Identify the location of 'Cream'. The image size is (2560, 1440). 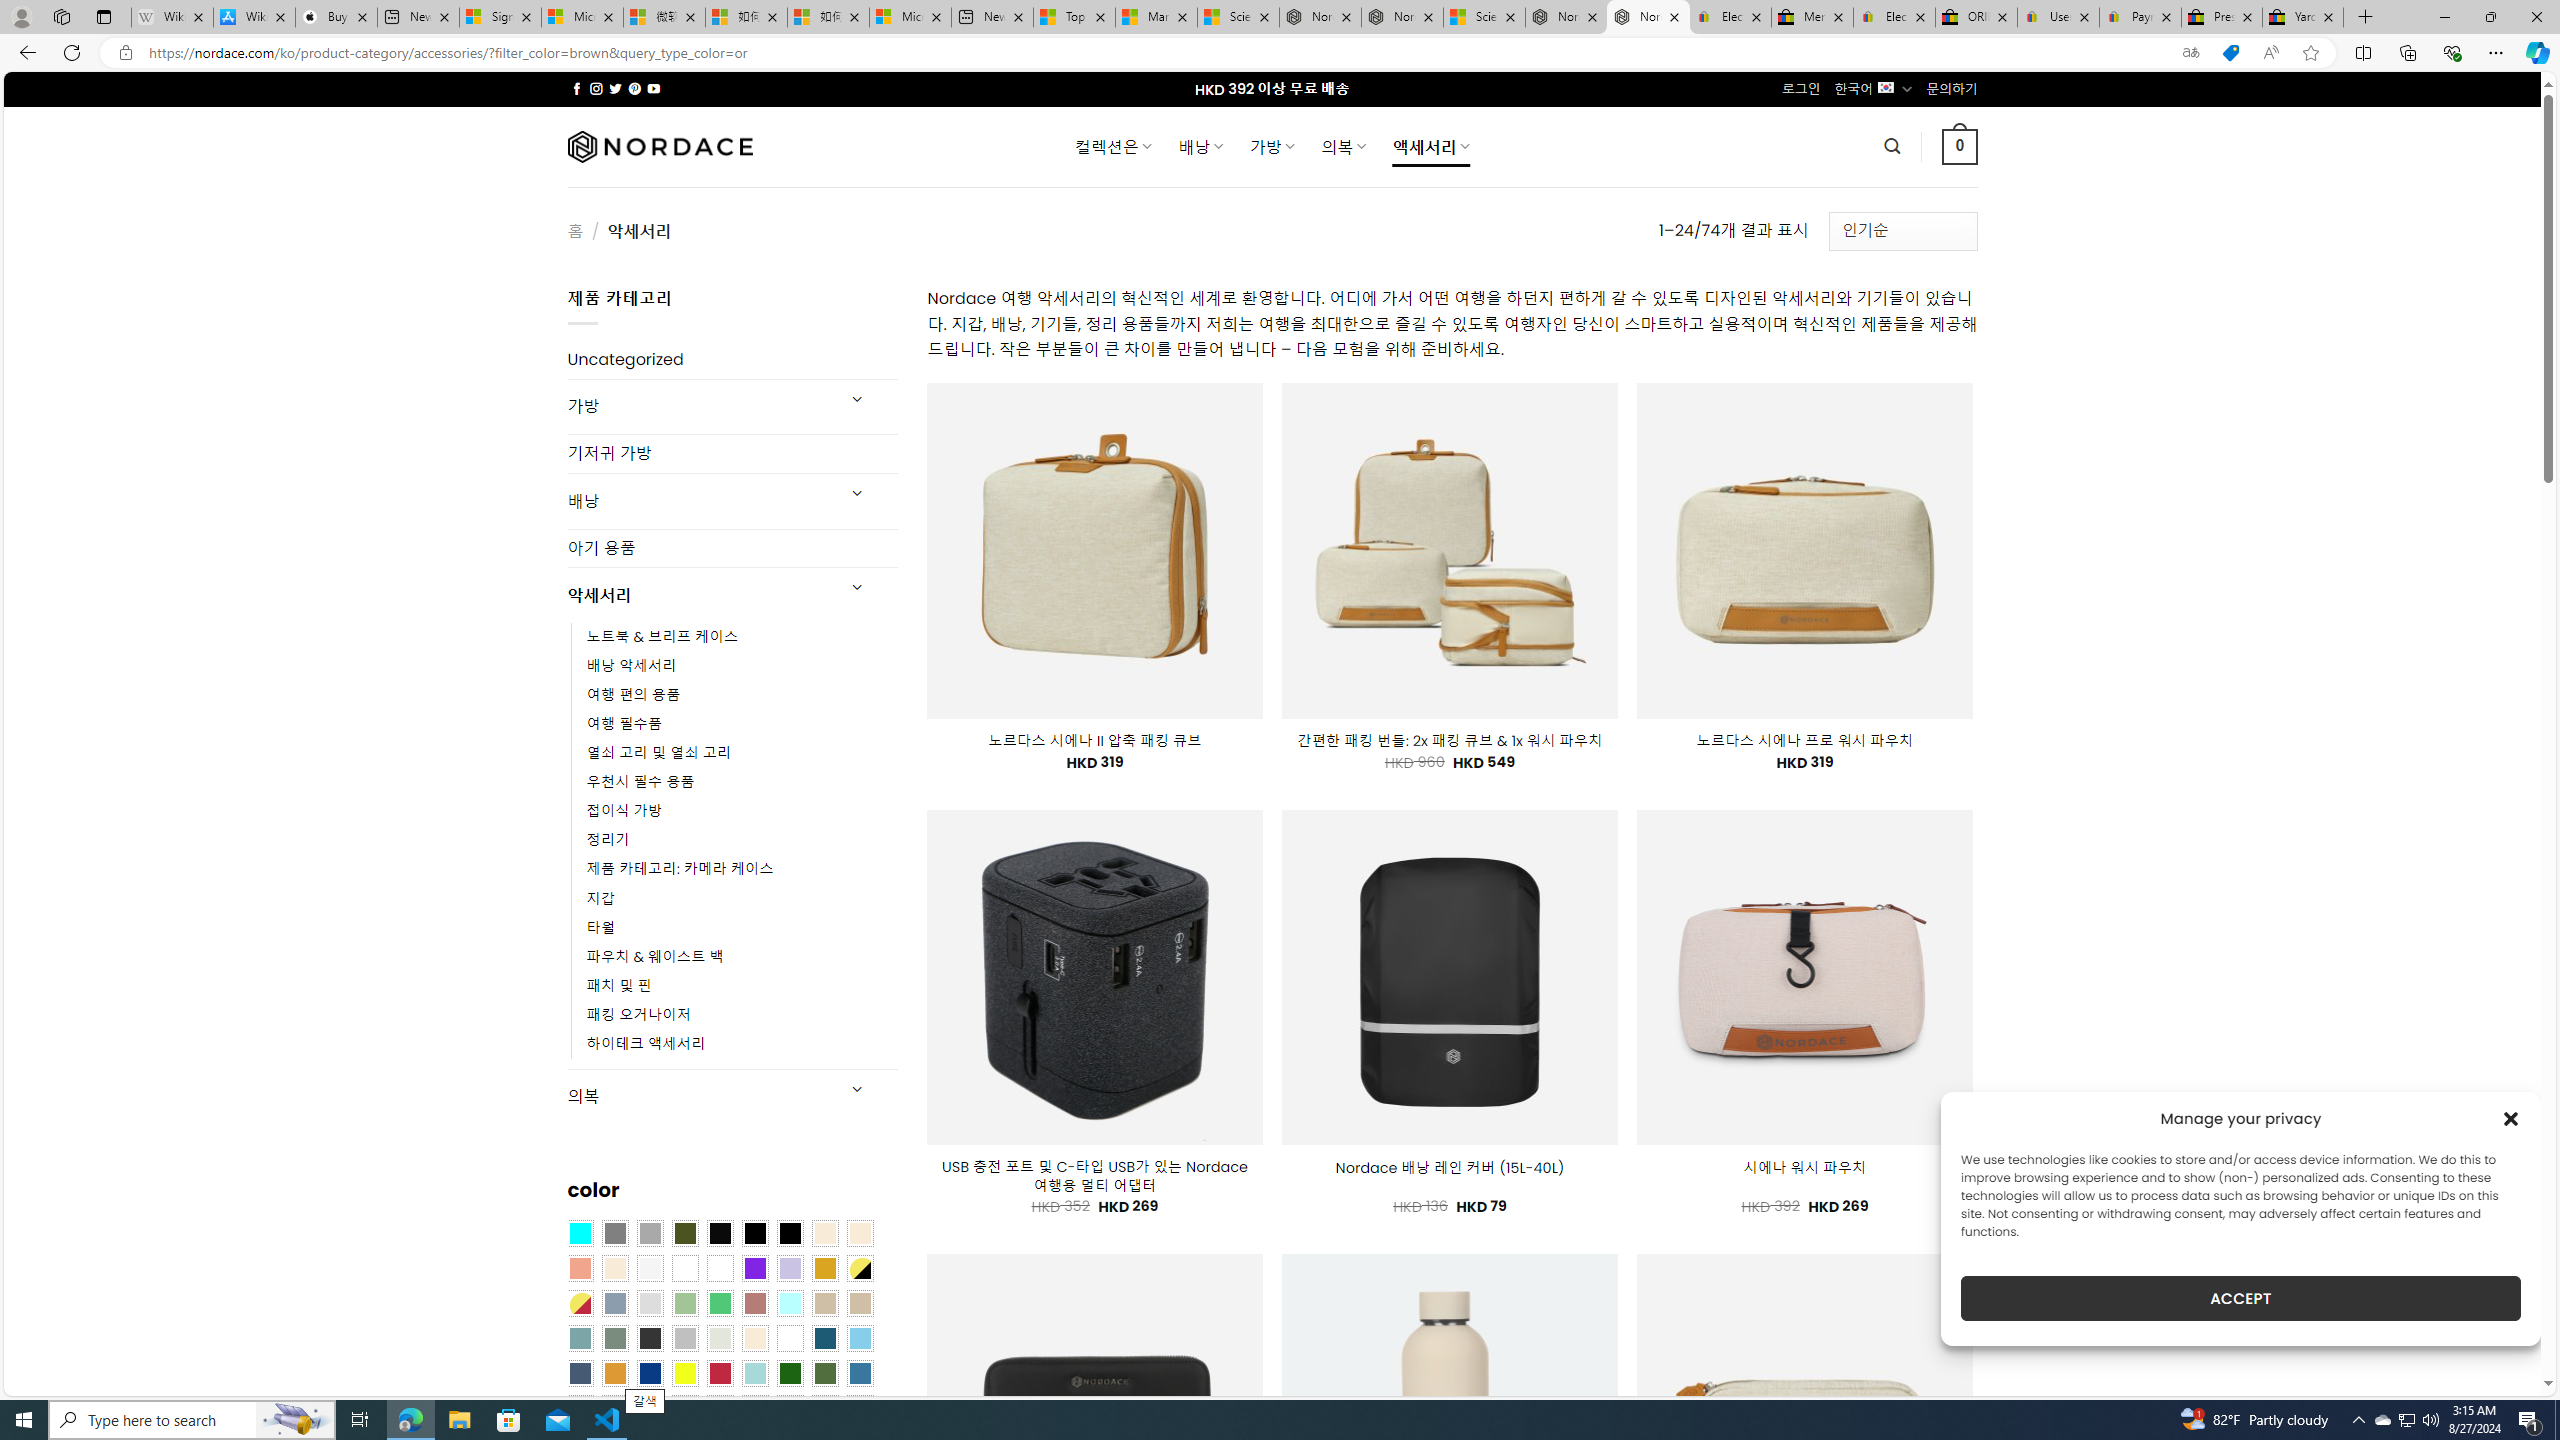
(613, 1267).